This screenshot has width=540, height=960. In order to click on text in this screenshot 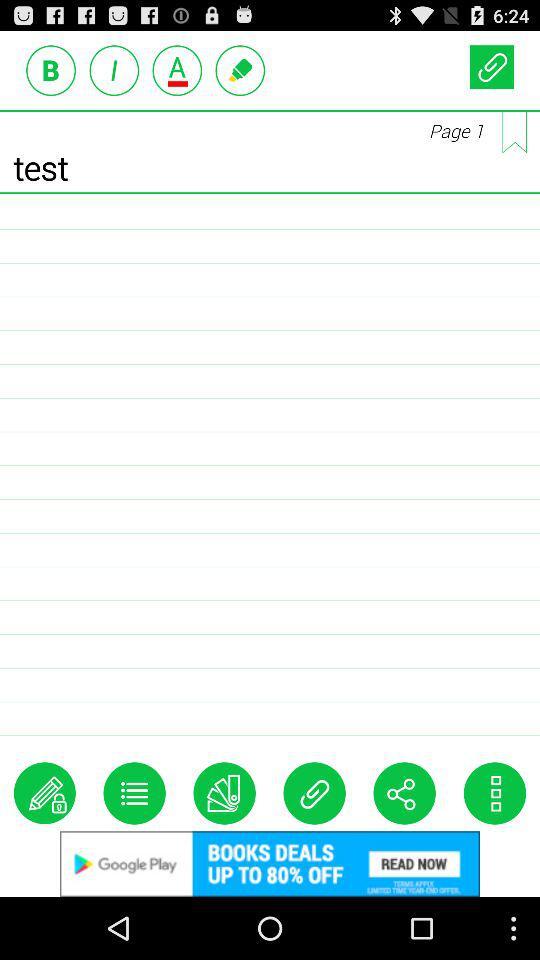, I will do `click(51, 70)`.